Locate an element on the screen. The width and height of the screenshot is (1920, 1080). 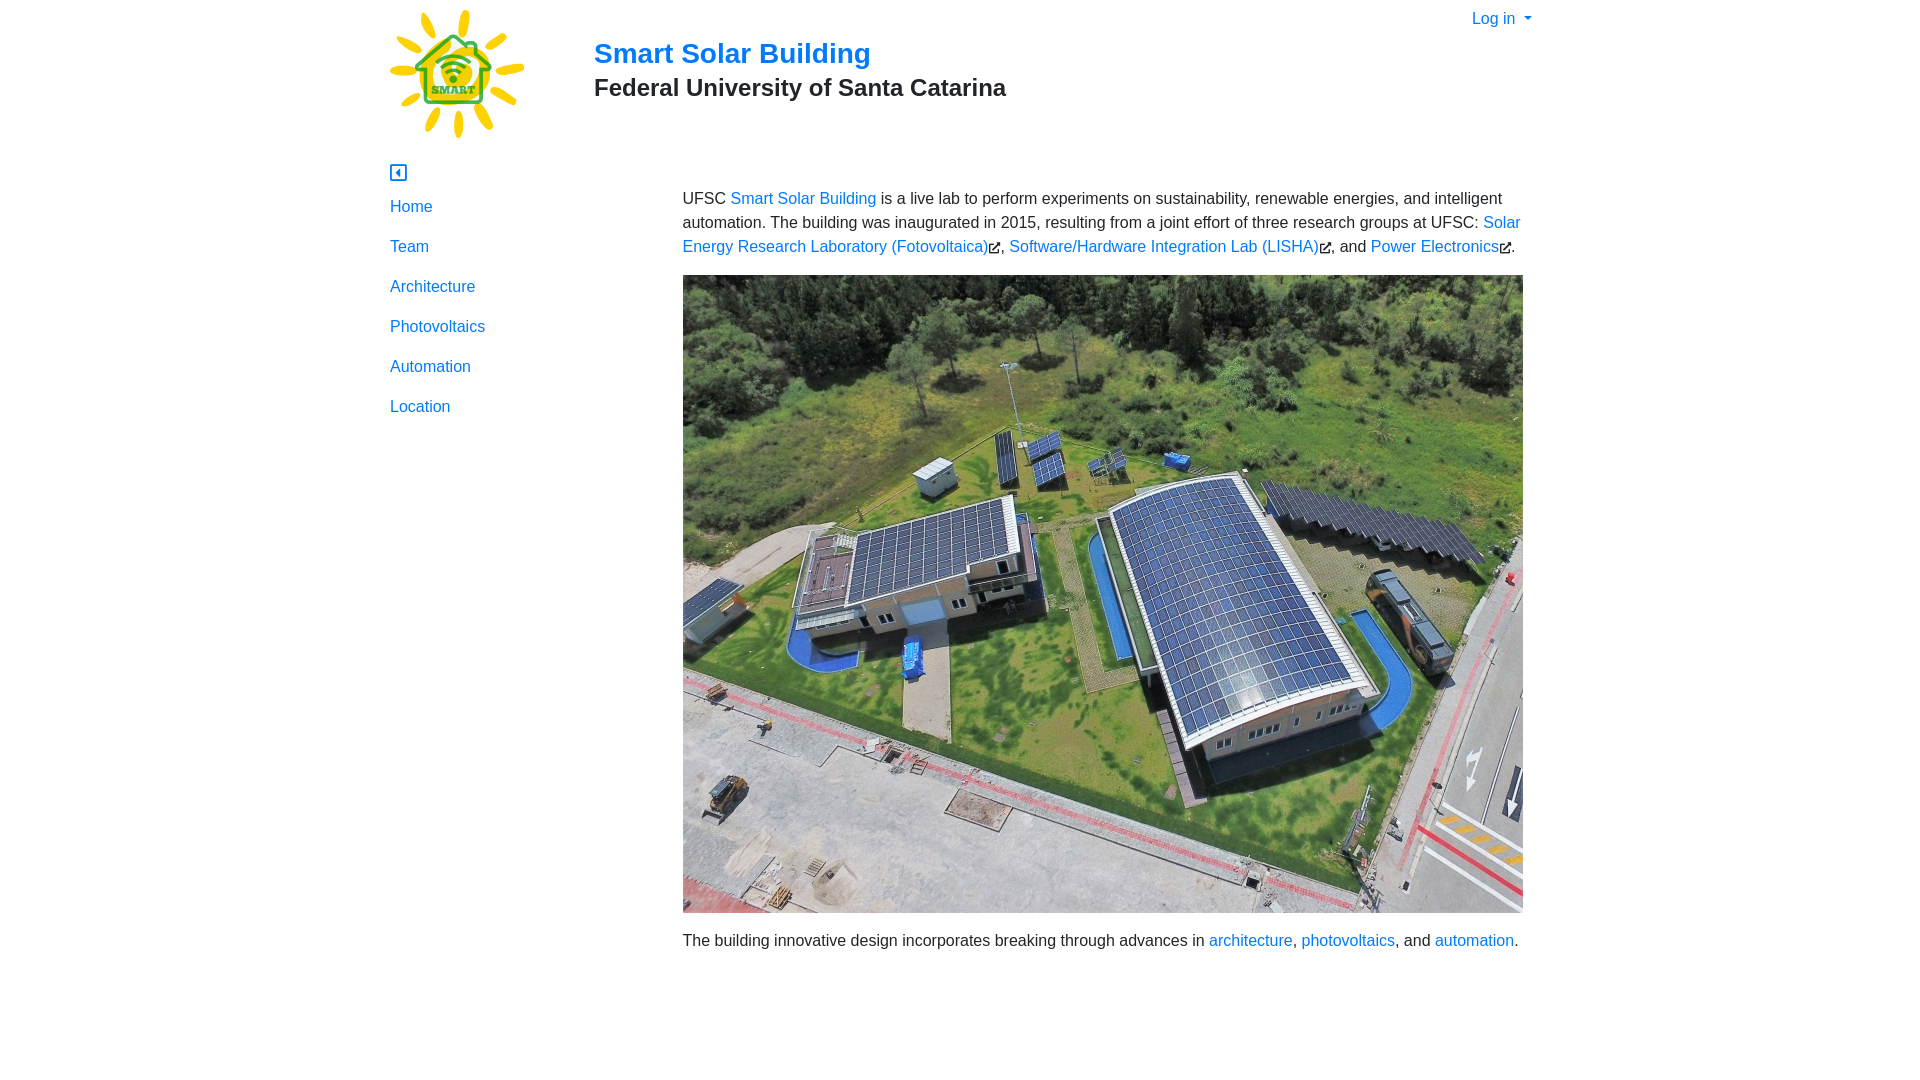
'Architecture' is located at coordinates (521, 286).